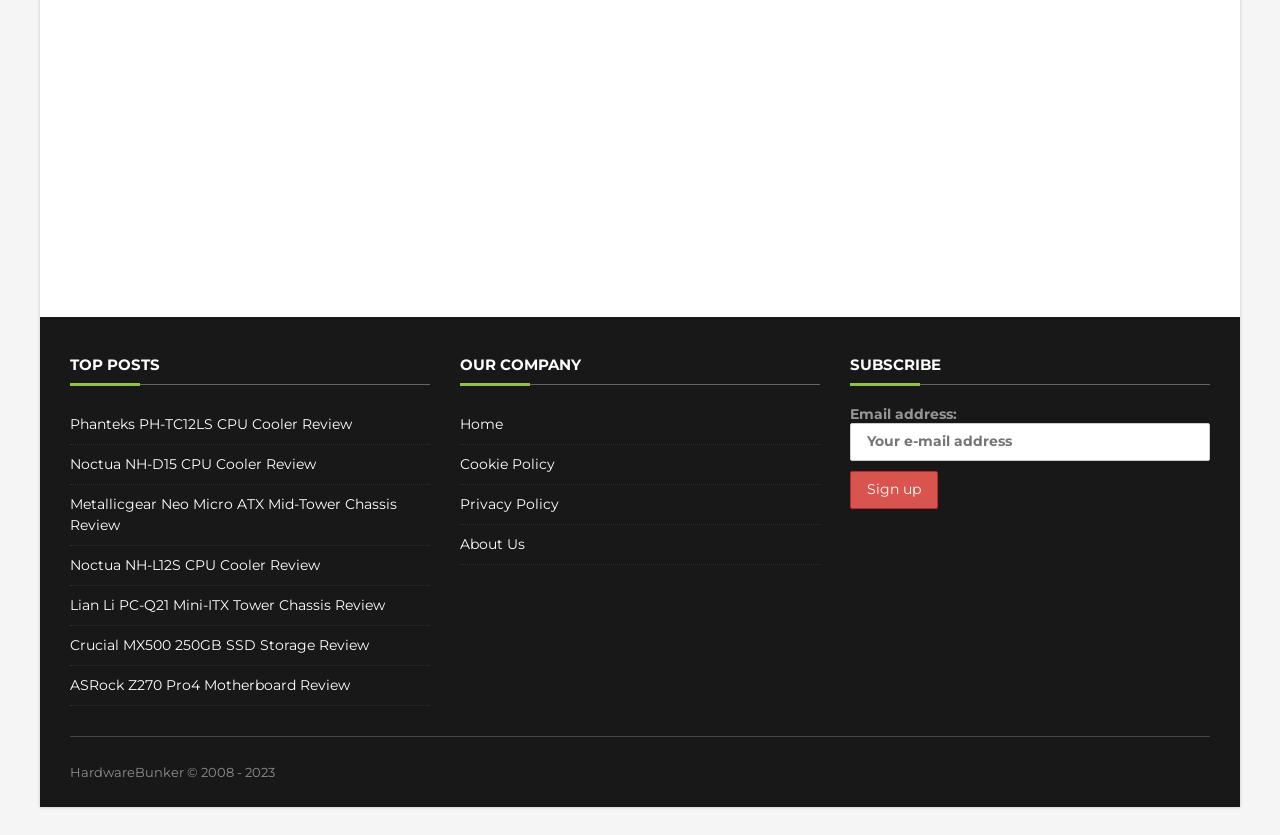  What do you see at coordinates (219, 644) in the screenshot?
I see `'Crucial MX500 250GB SSD Storage Review'` at bounding box center [219, 644].